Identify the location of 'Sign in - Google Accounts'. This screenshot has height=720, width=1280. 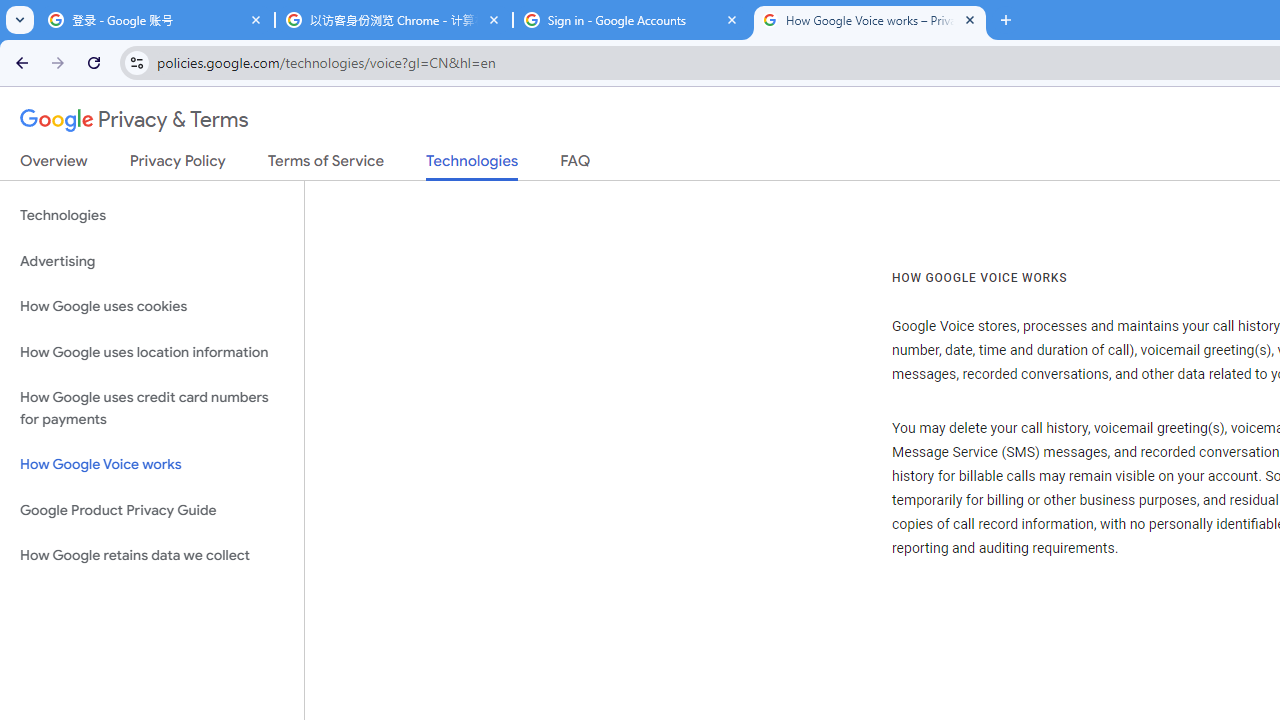
(631, 20).